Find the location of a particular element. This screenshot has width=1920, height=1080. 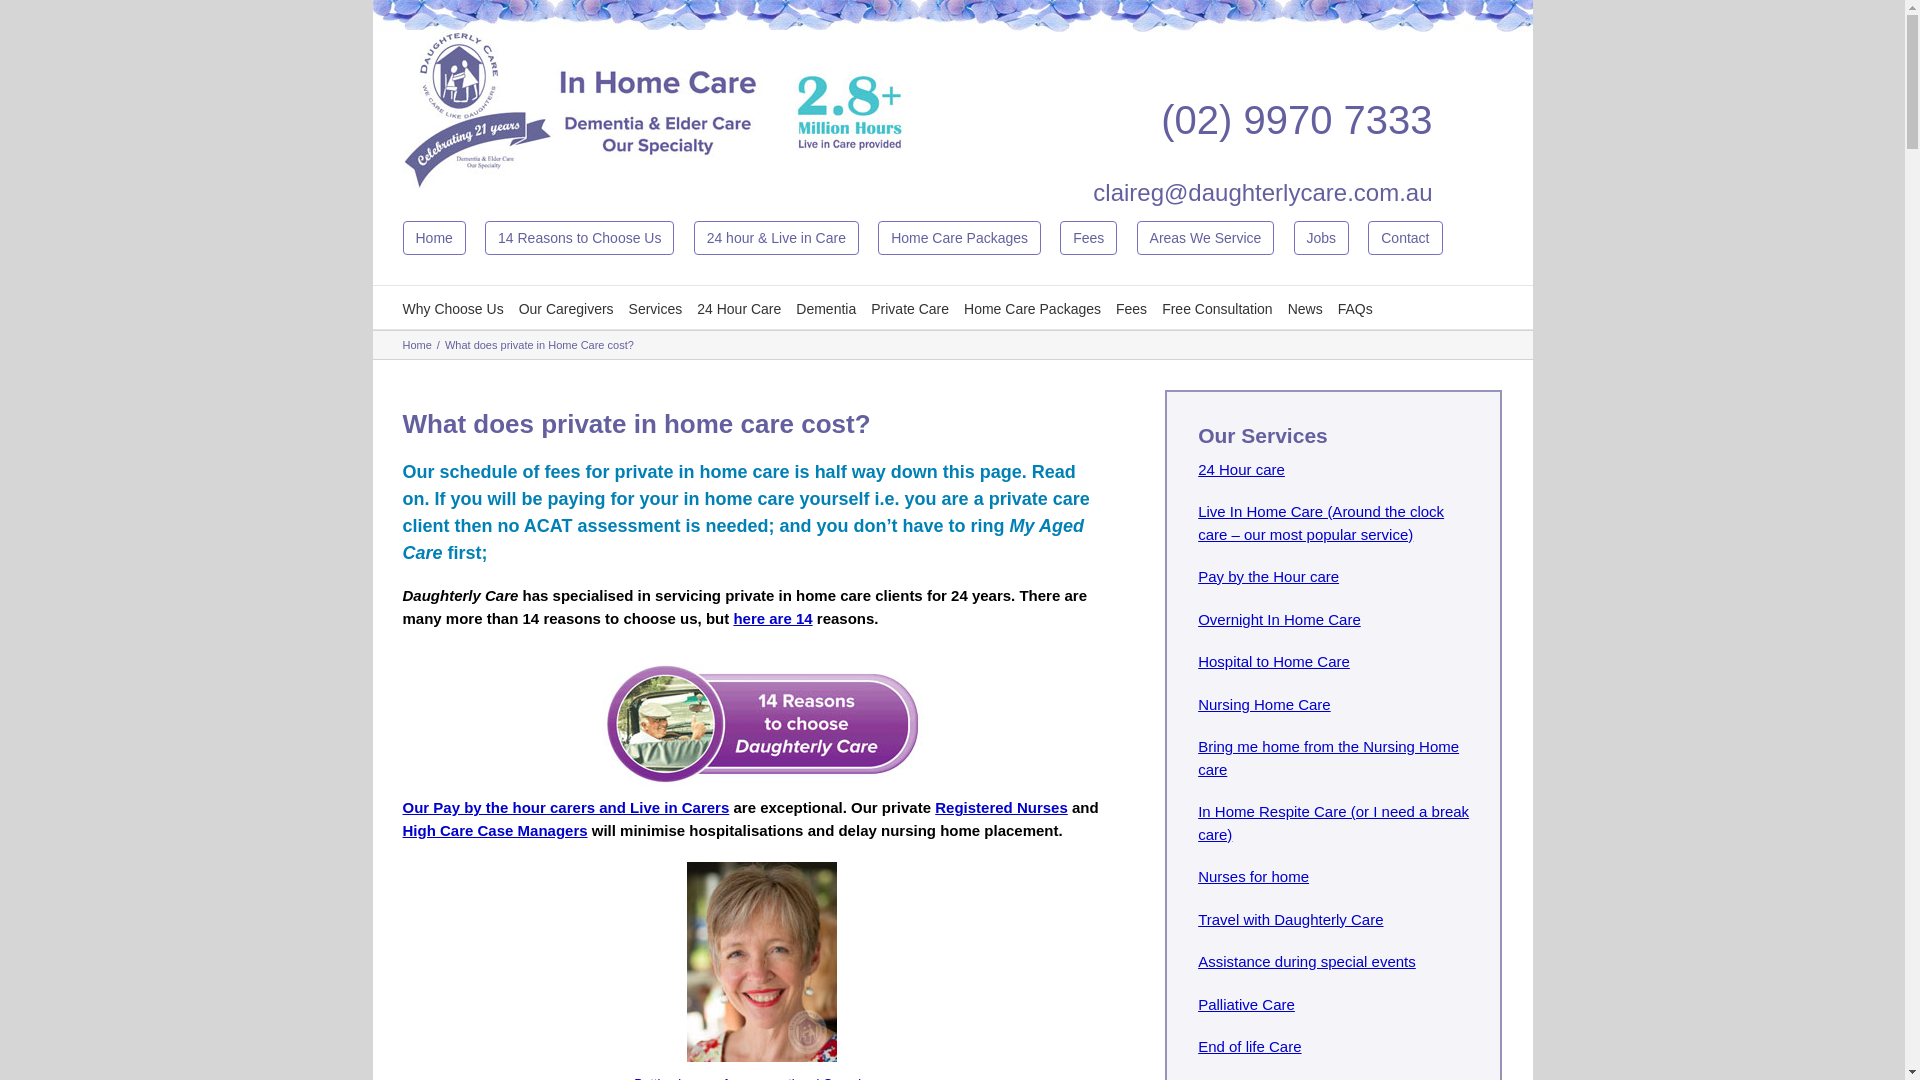

'Home Care Packages' is located at coordinates (1032, 307).